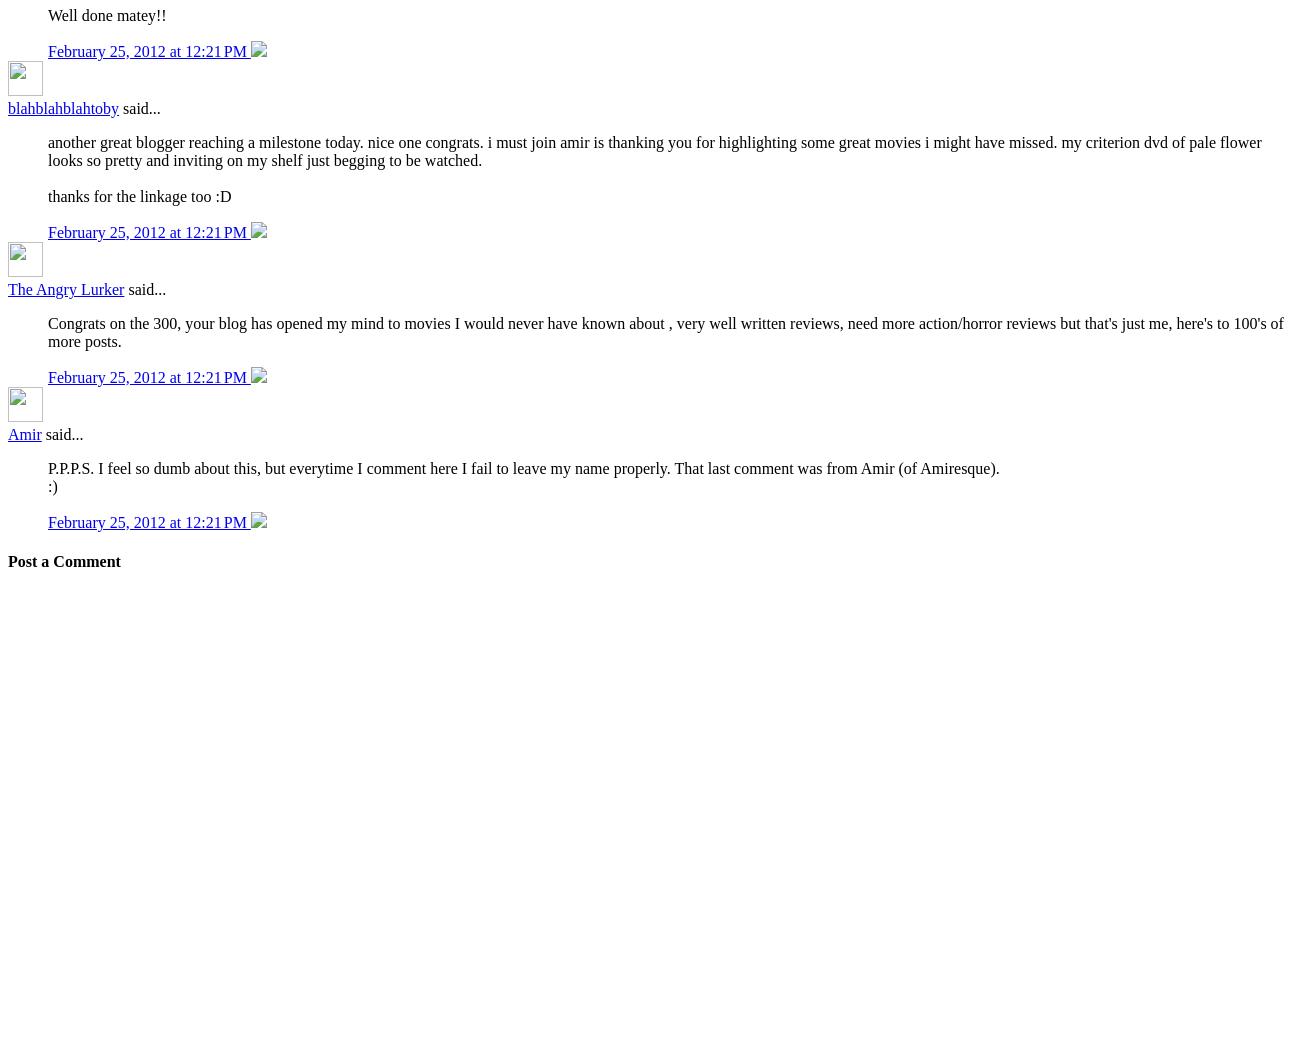 The height and width of the screenshot is (1045, 1300). What do you see at coordinates (138, 196) in the screenshot?
I see `'thanks for the linkage too :D'` at bounding box center [138, 196].